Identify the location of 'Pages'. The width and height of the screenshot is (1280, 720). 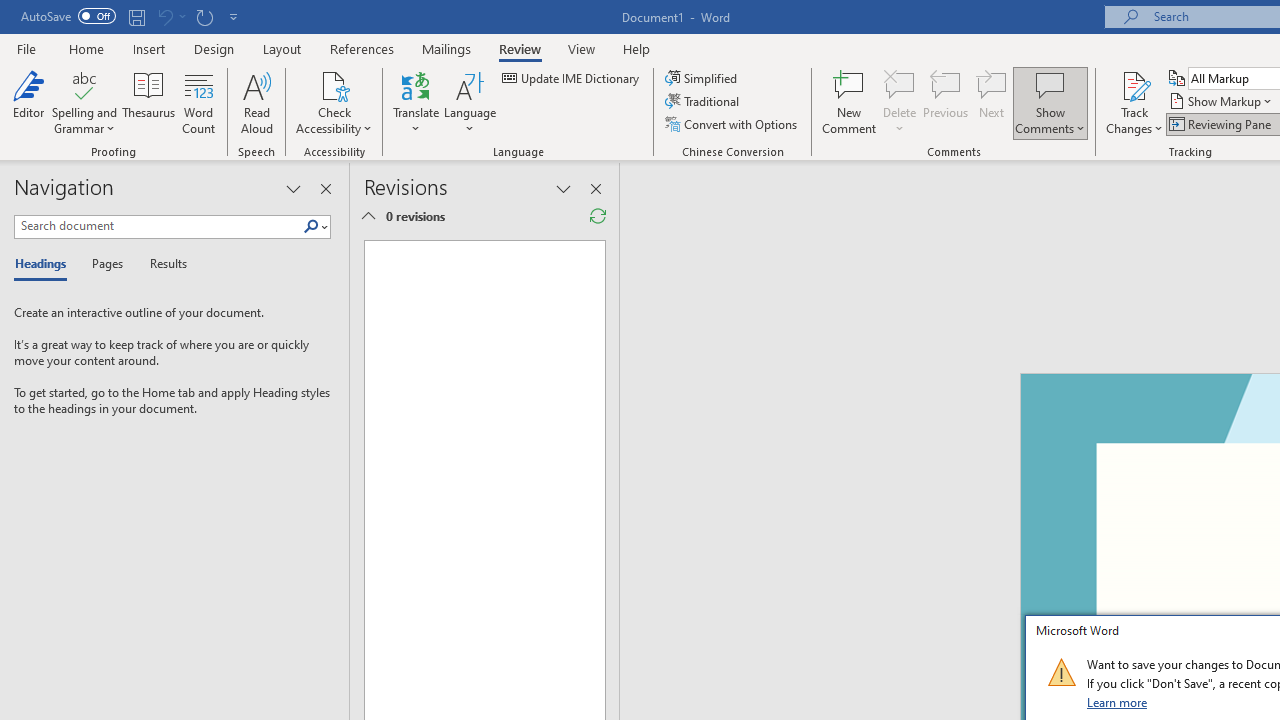
(104, 264).